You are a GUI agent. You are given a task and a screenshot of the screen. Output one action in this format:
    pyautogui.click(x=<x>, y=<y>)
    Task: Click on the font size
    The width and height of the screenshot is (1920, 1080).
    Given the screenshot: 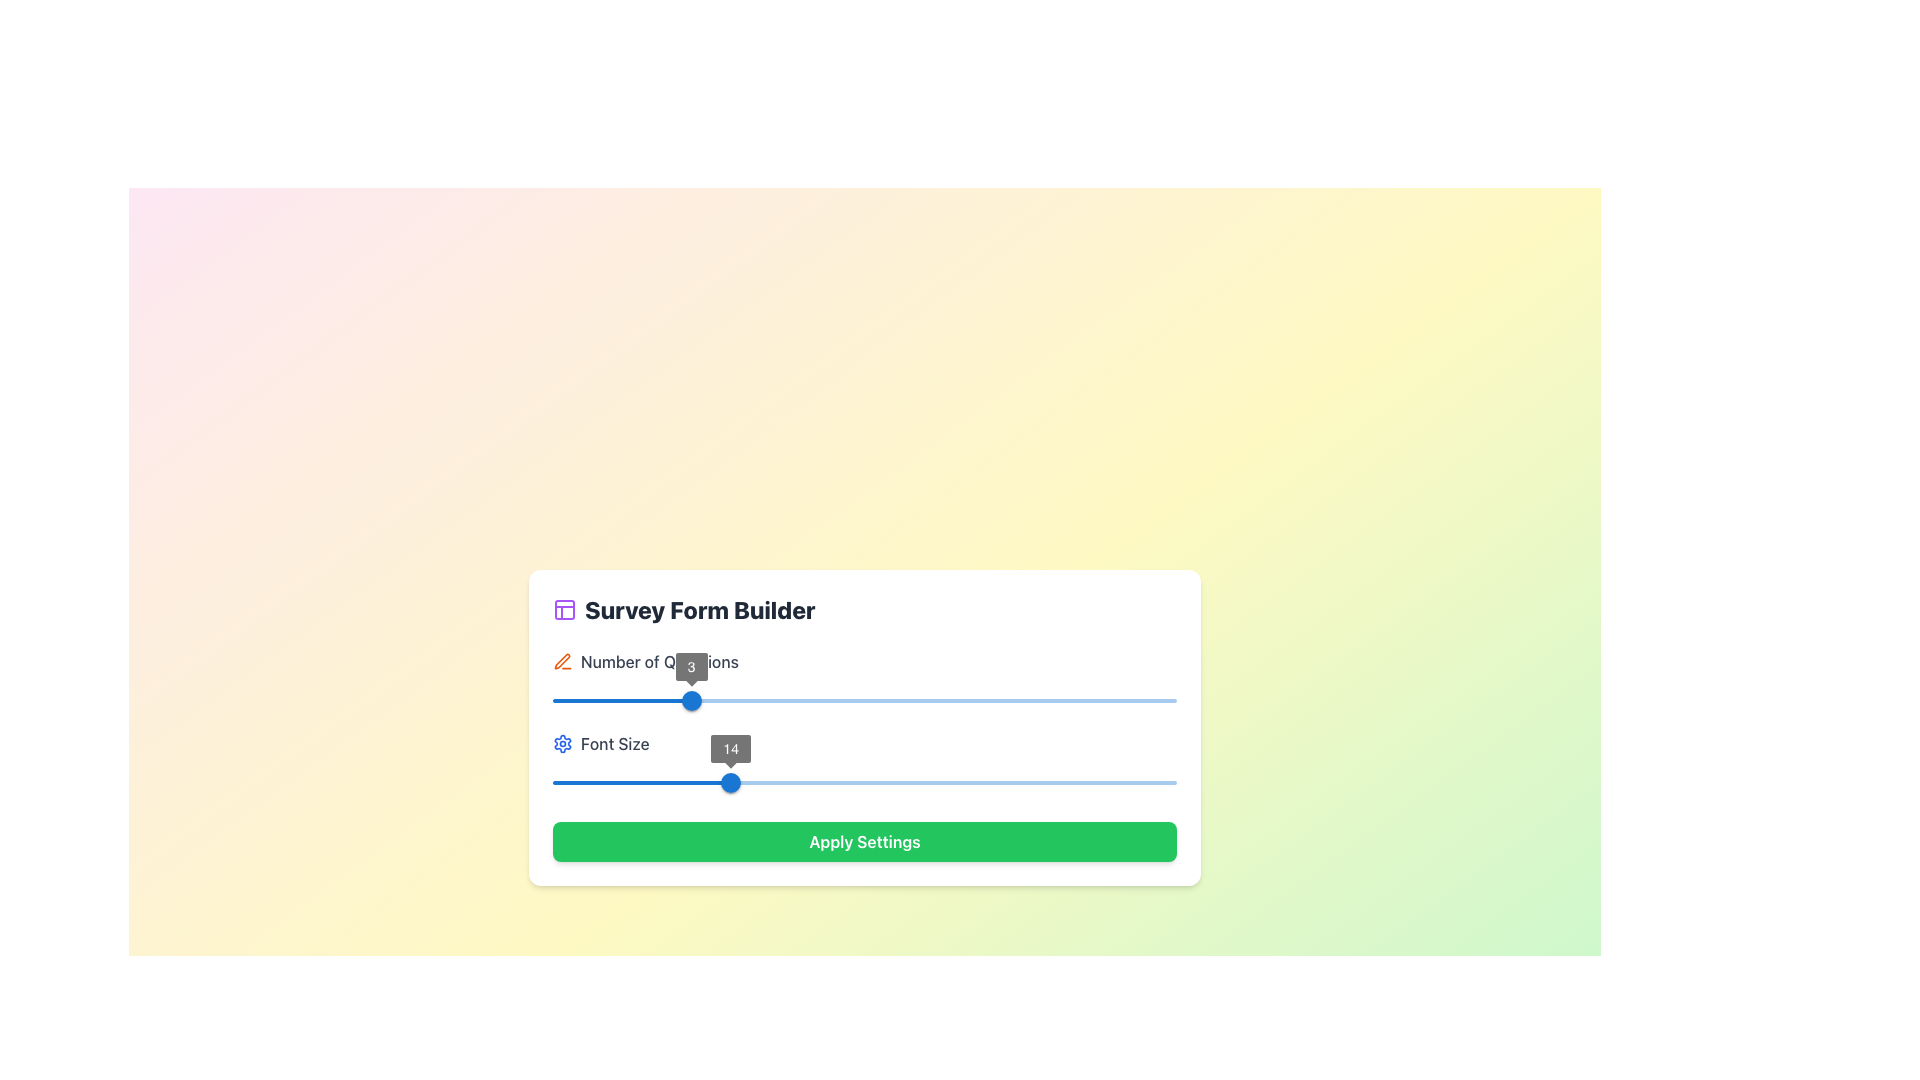 What is the action you would take?
    pyautogui.click(x=564, y=782)
    